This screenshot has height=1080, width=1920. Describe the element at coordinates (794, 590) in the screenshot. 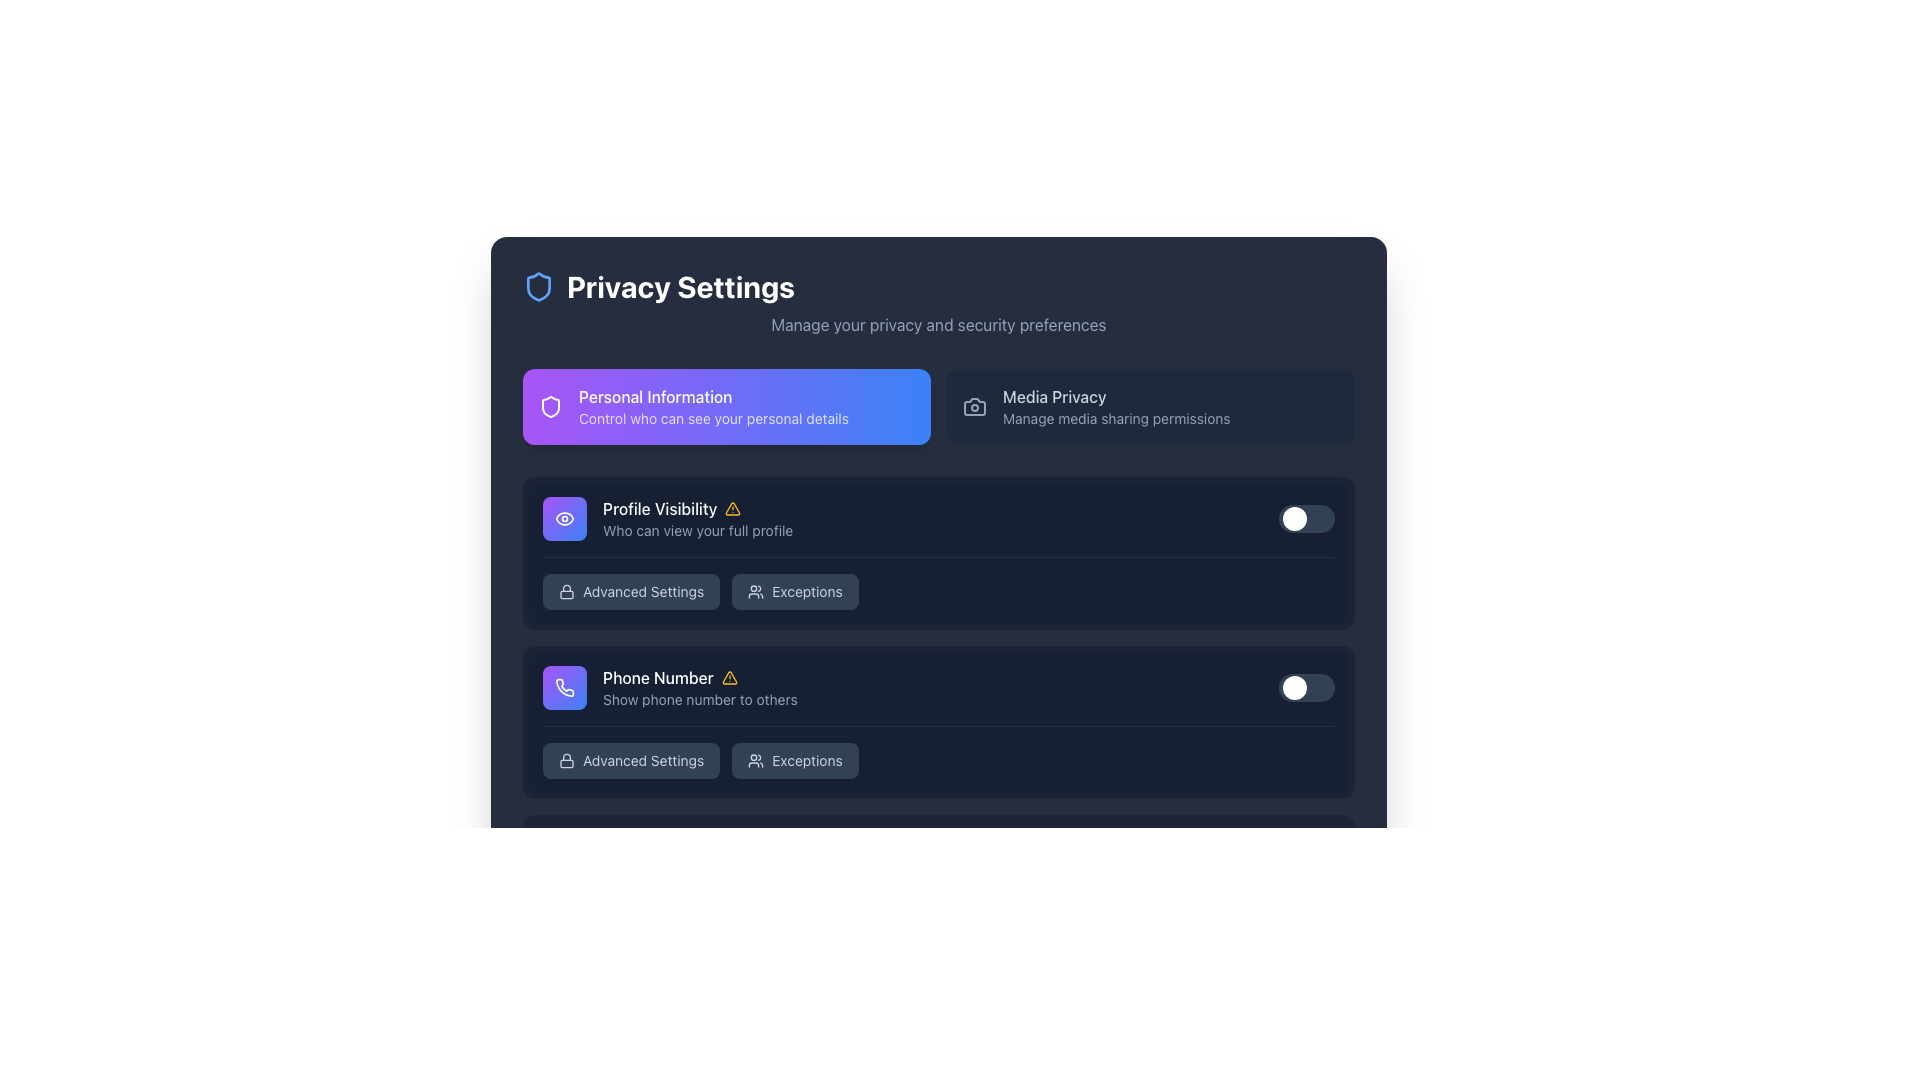

I see `the second button in the 'Profile Visibility' section` at that location.